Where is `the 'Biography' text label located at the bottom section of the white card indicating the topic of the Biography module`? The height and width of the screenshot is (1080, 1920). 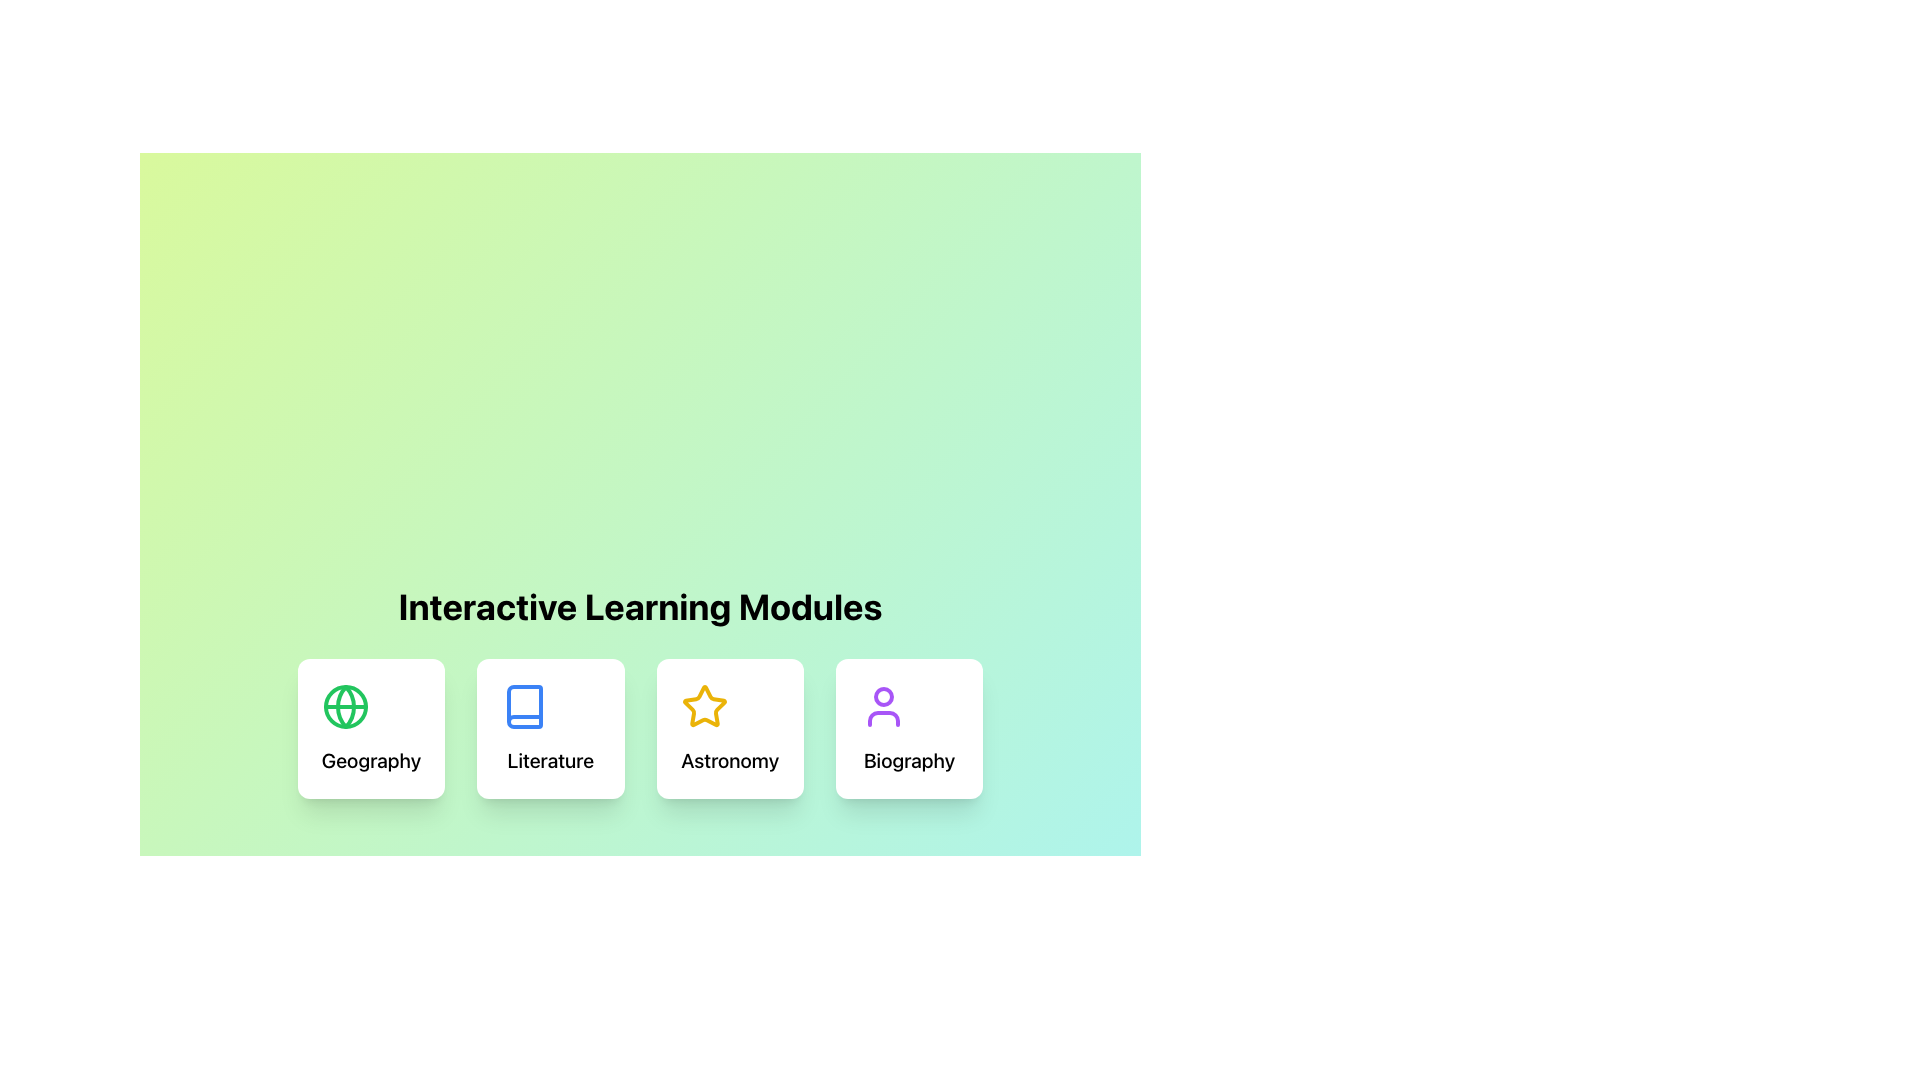 the 'Biography' text label located at the bottom section of the white card indicating the topic of the Biography module is located at coordinates (908, 760).